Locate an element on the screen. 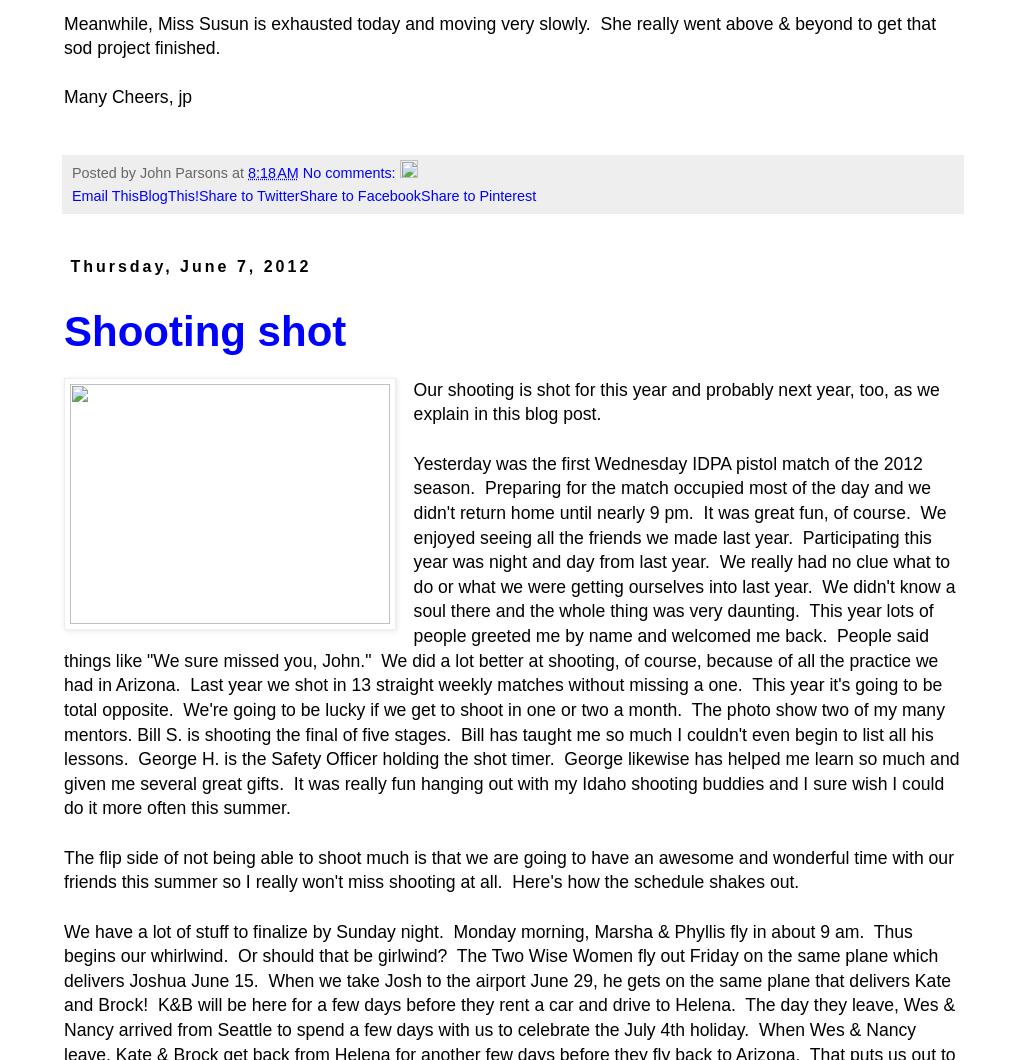 This screenshot has width=1018, height=1060. 'Email This' is located at coordinates (103, 194).